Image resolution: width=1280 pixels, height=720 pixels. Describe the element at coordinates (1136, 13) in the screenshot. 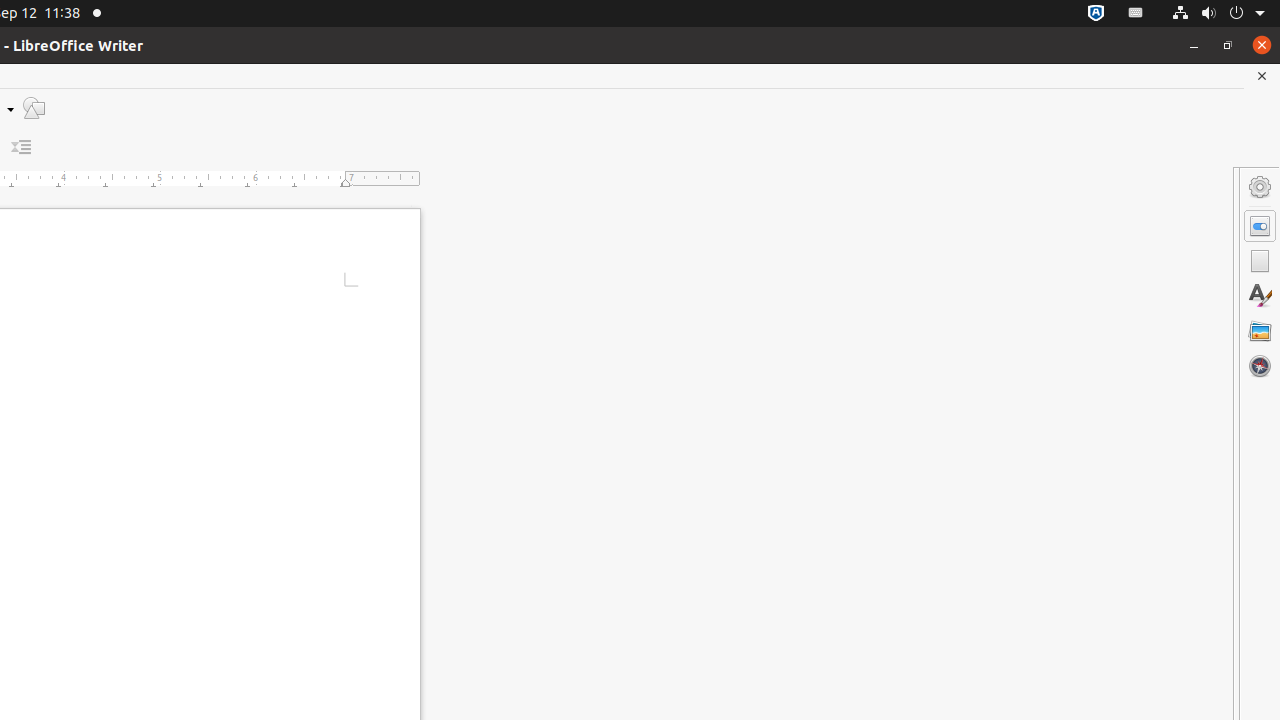

I see `'org.kde.StatusNotifierItem-14077-1'` at that location.